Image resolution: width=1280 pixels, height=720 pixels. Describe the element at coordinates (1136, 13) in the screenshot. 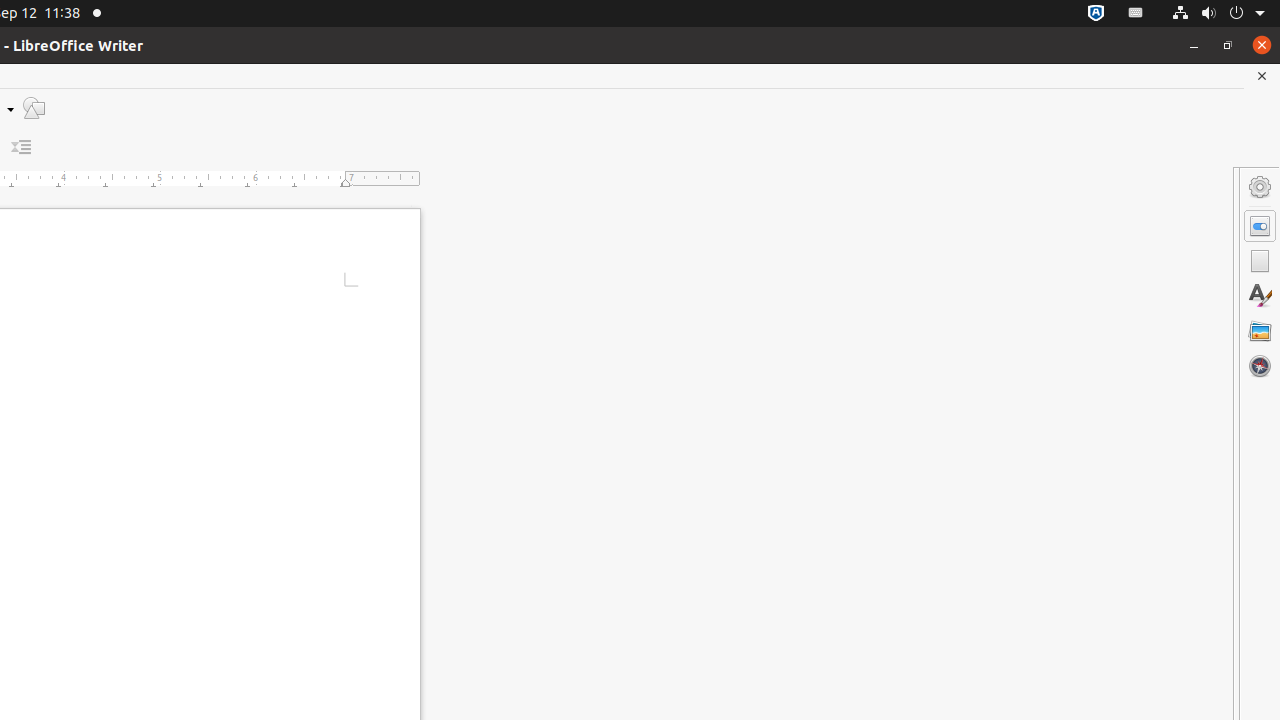

I see `'org.kde.StatusNotifierItem-14077-1'` at that location.